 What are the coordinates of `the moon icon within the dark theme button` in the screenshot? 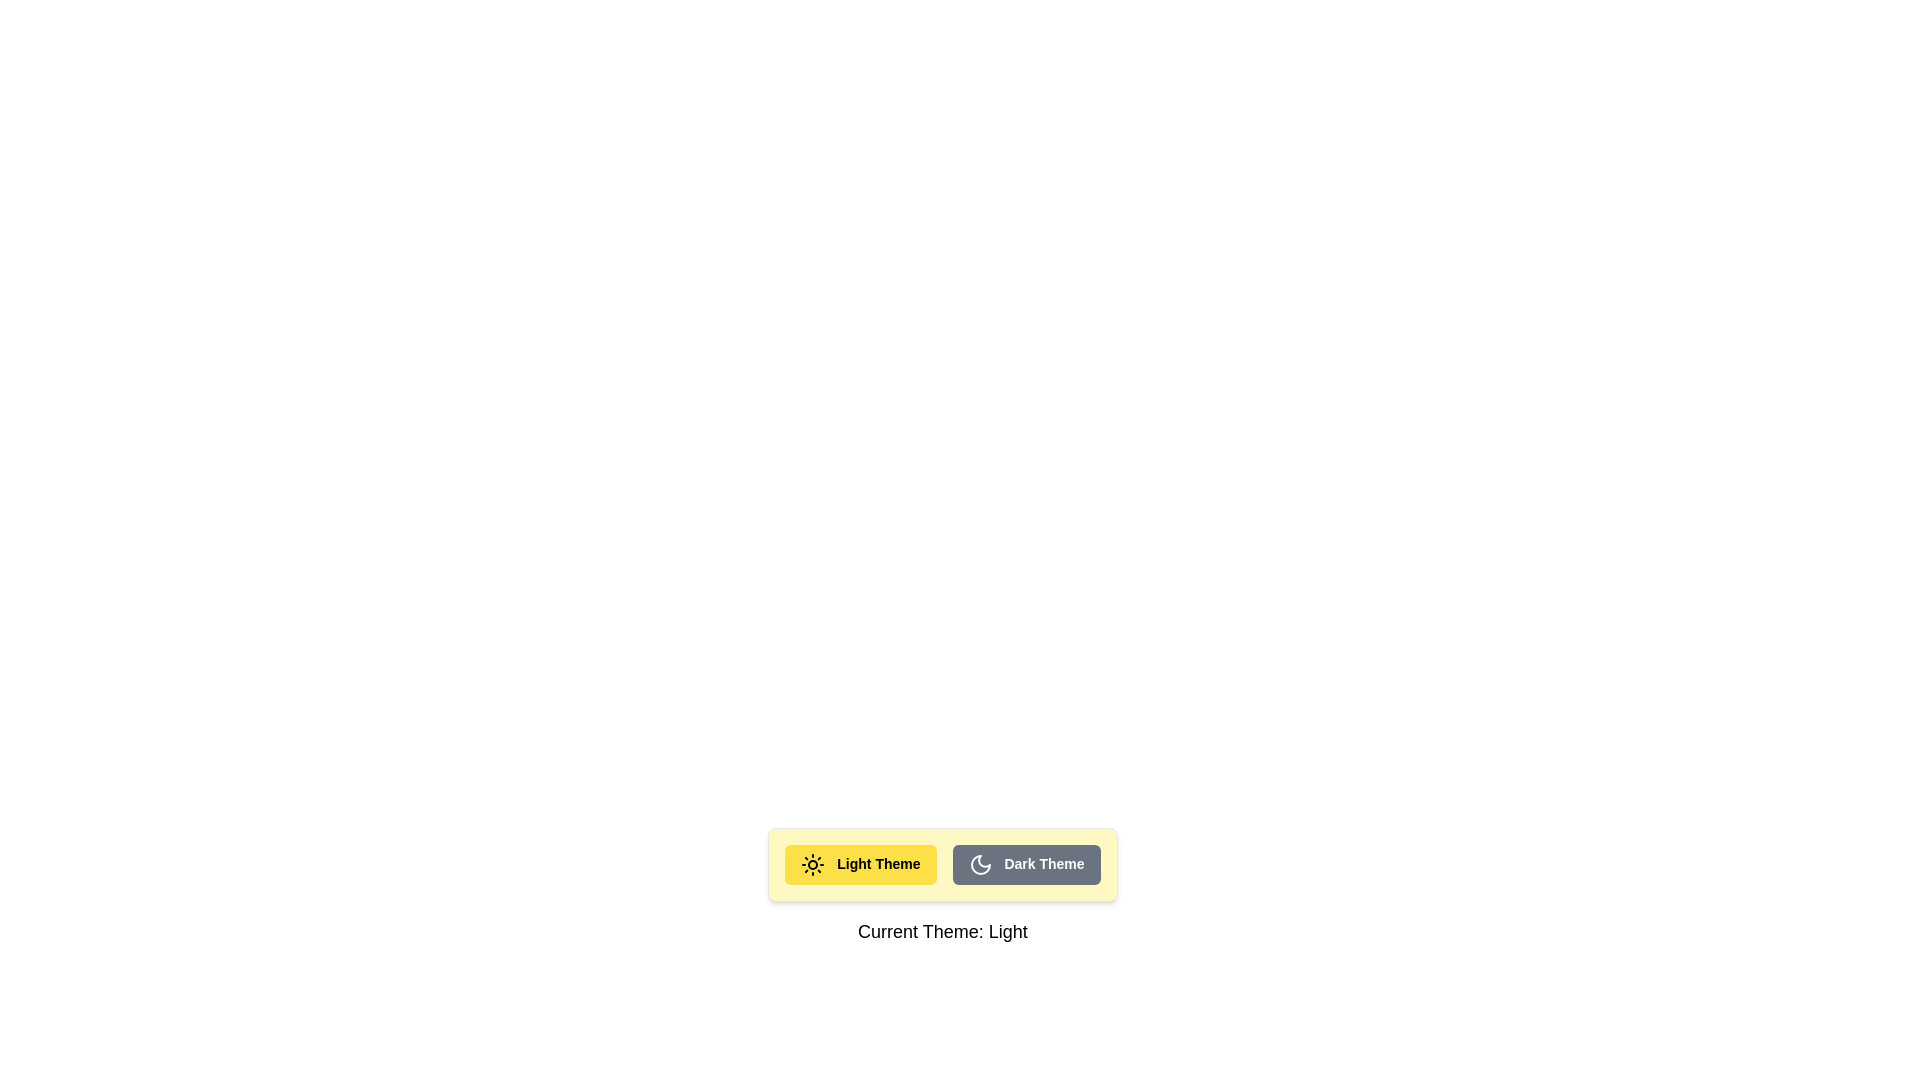 It's located at (980, 863).